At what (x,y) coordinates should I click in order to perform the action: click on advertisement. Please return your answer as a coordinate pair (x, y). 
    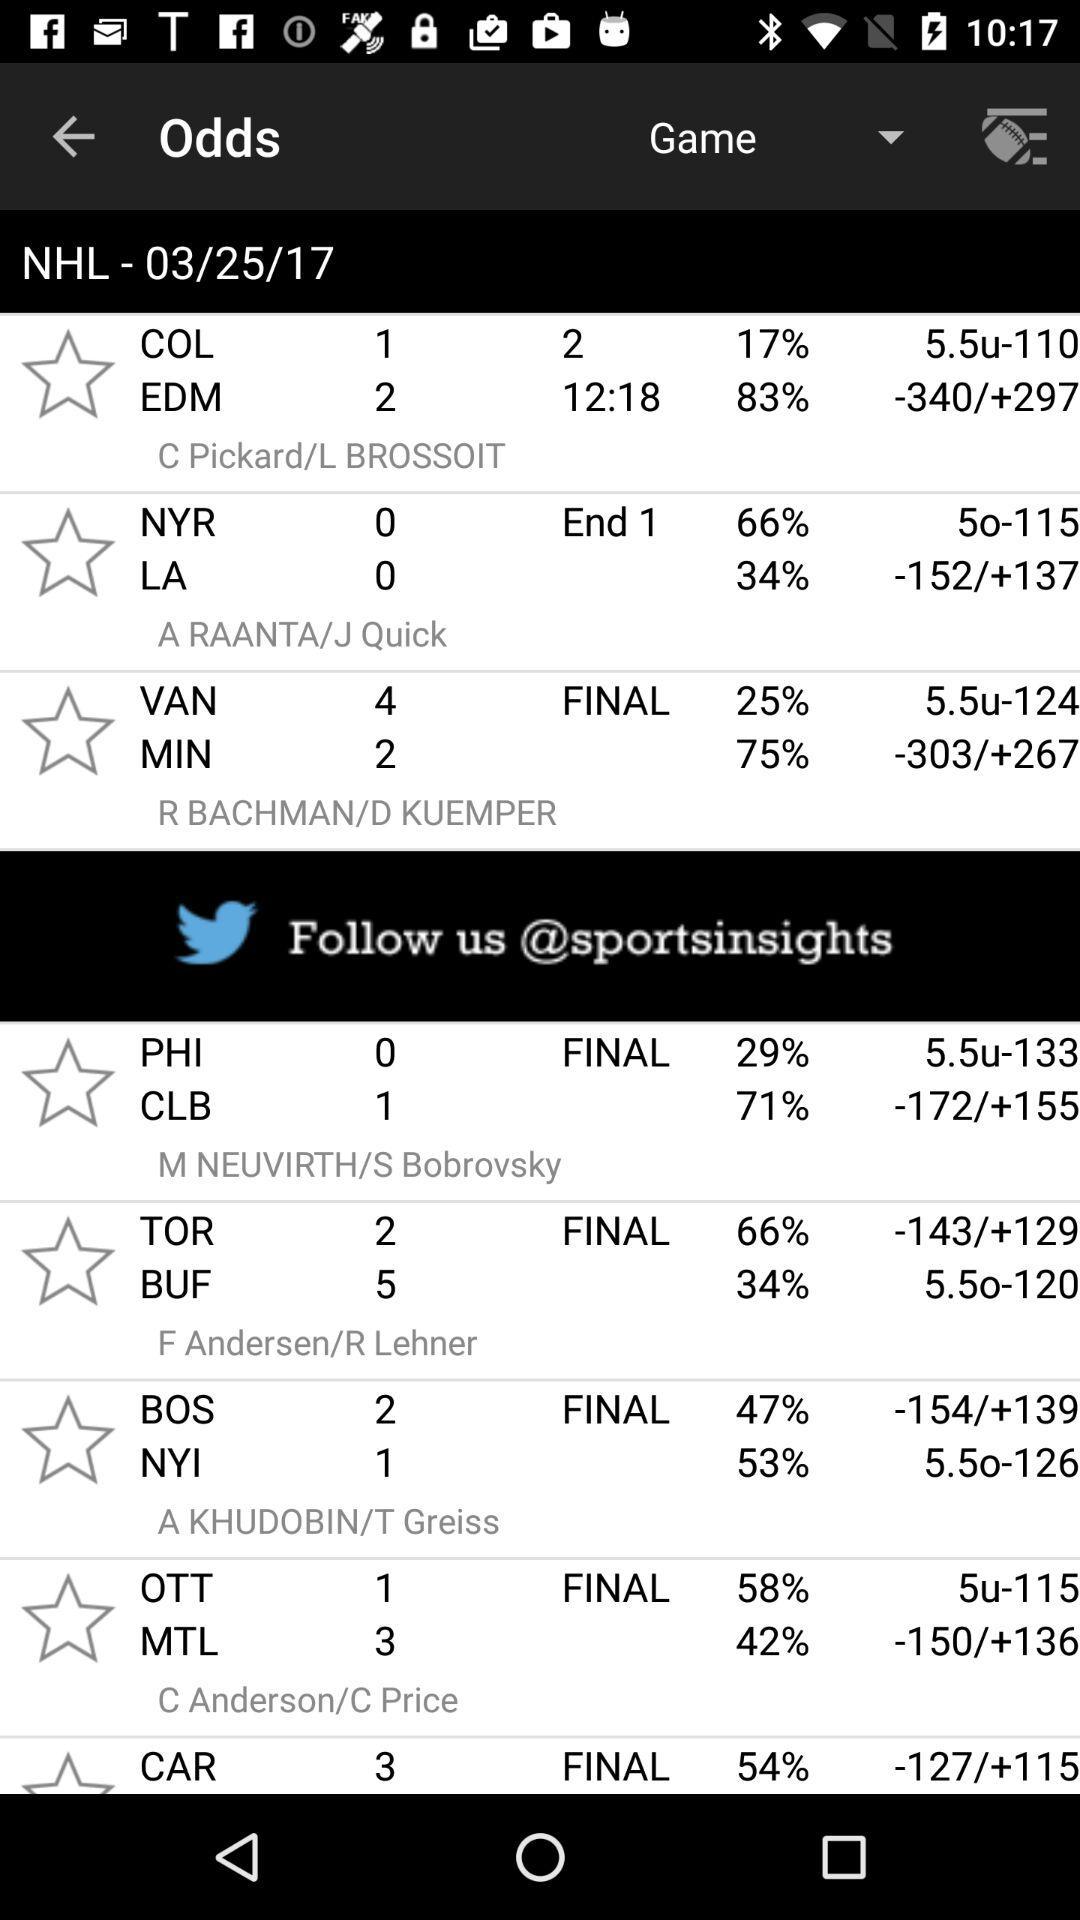
    Looking at the image, I should click on (540, 935).